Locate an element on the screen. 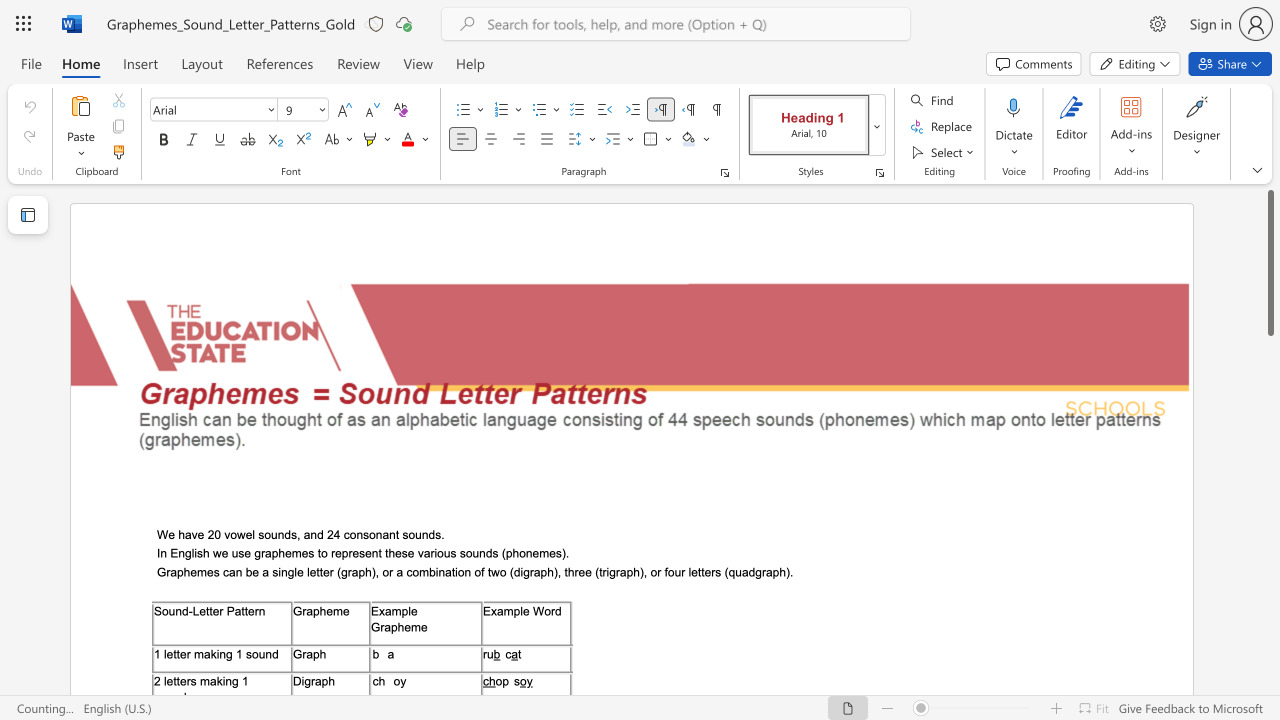 This screenshot has height=720, width=1280. the scrollbar on the right is located at coordinates (1269, 380).